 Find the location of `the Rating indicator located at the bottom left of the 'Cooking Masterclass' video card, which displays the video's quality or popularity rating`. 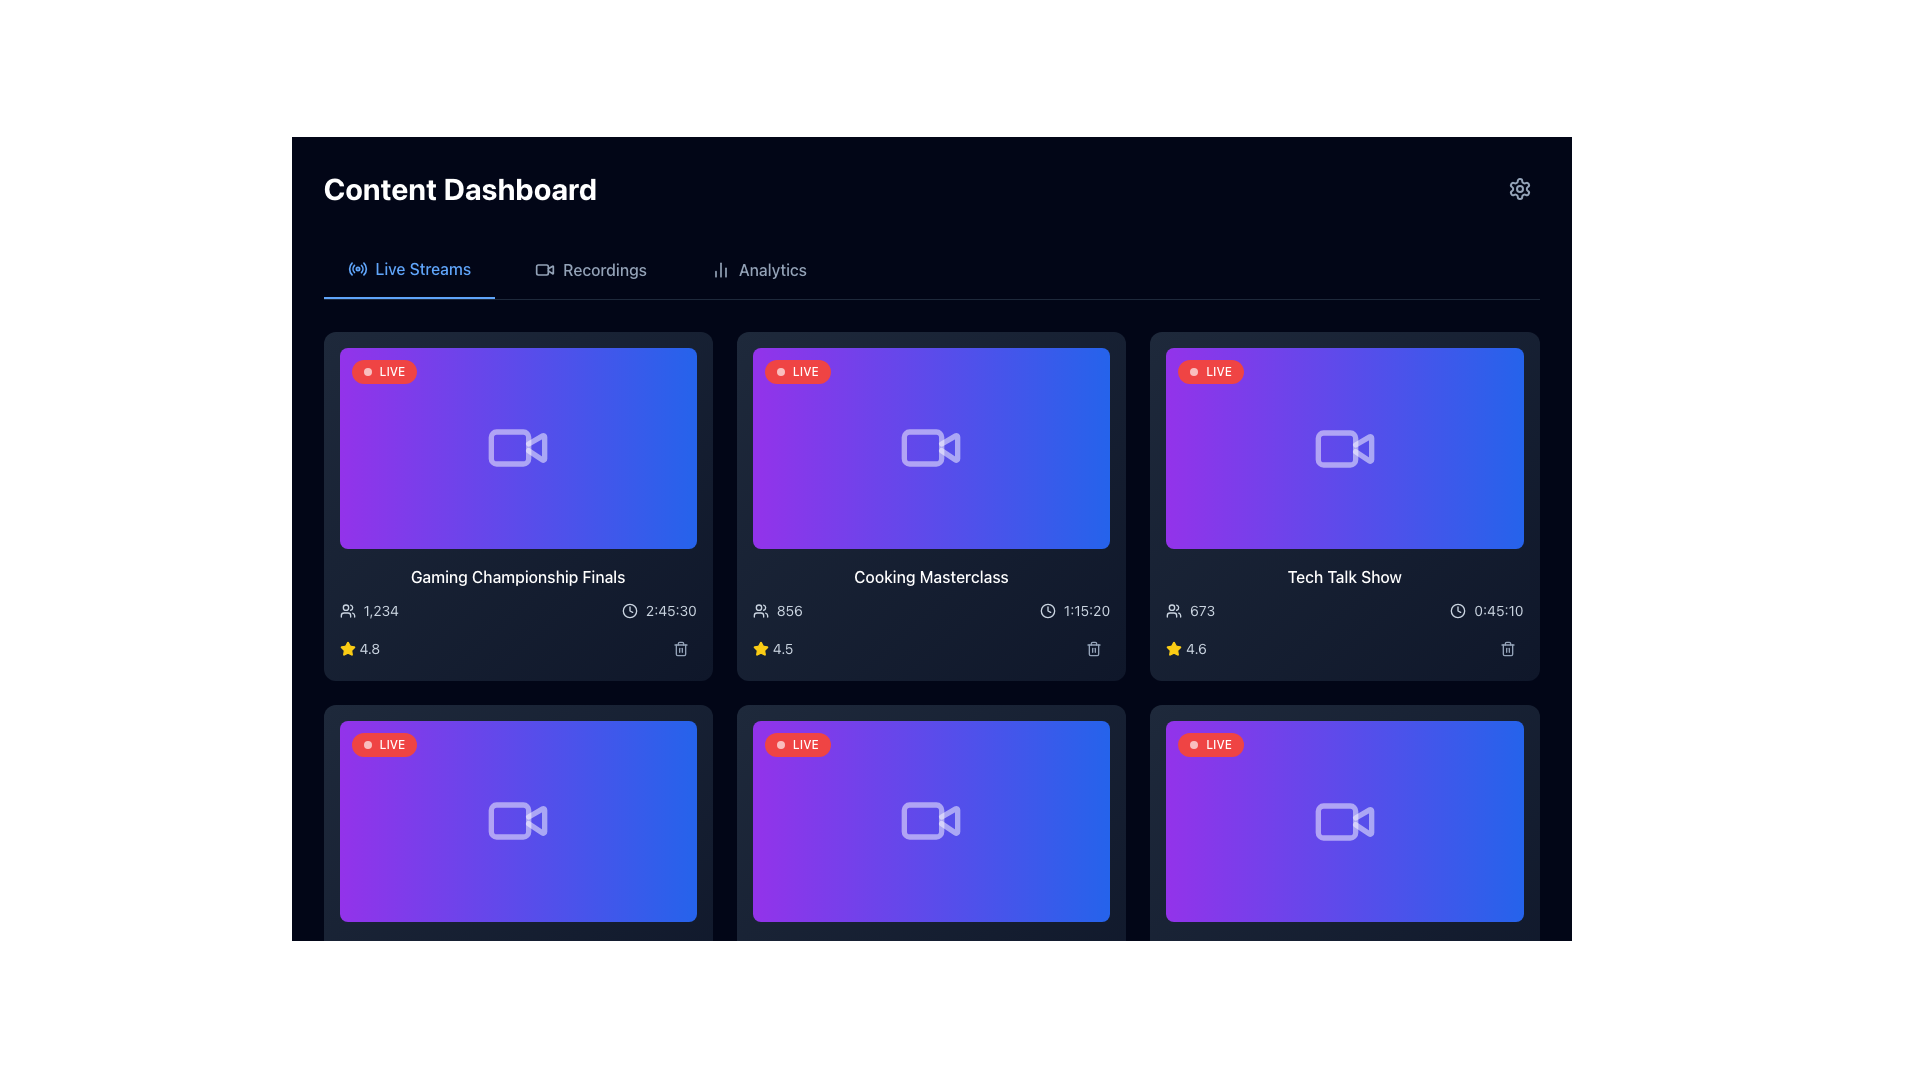

the Rating indicator located at the bottom left of the 'Cooking Masterclass' video card, which displays the video's quality or popularity rating is located at coordinates (771, 648).